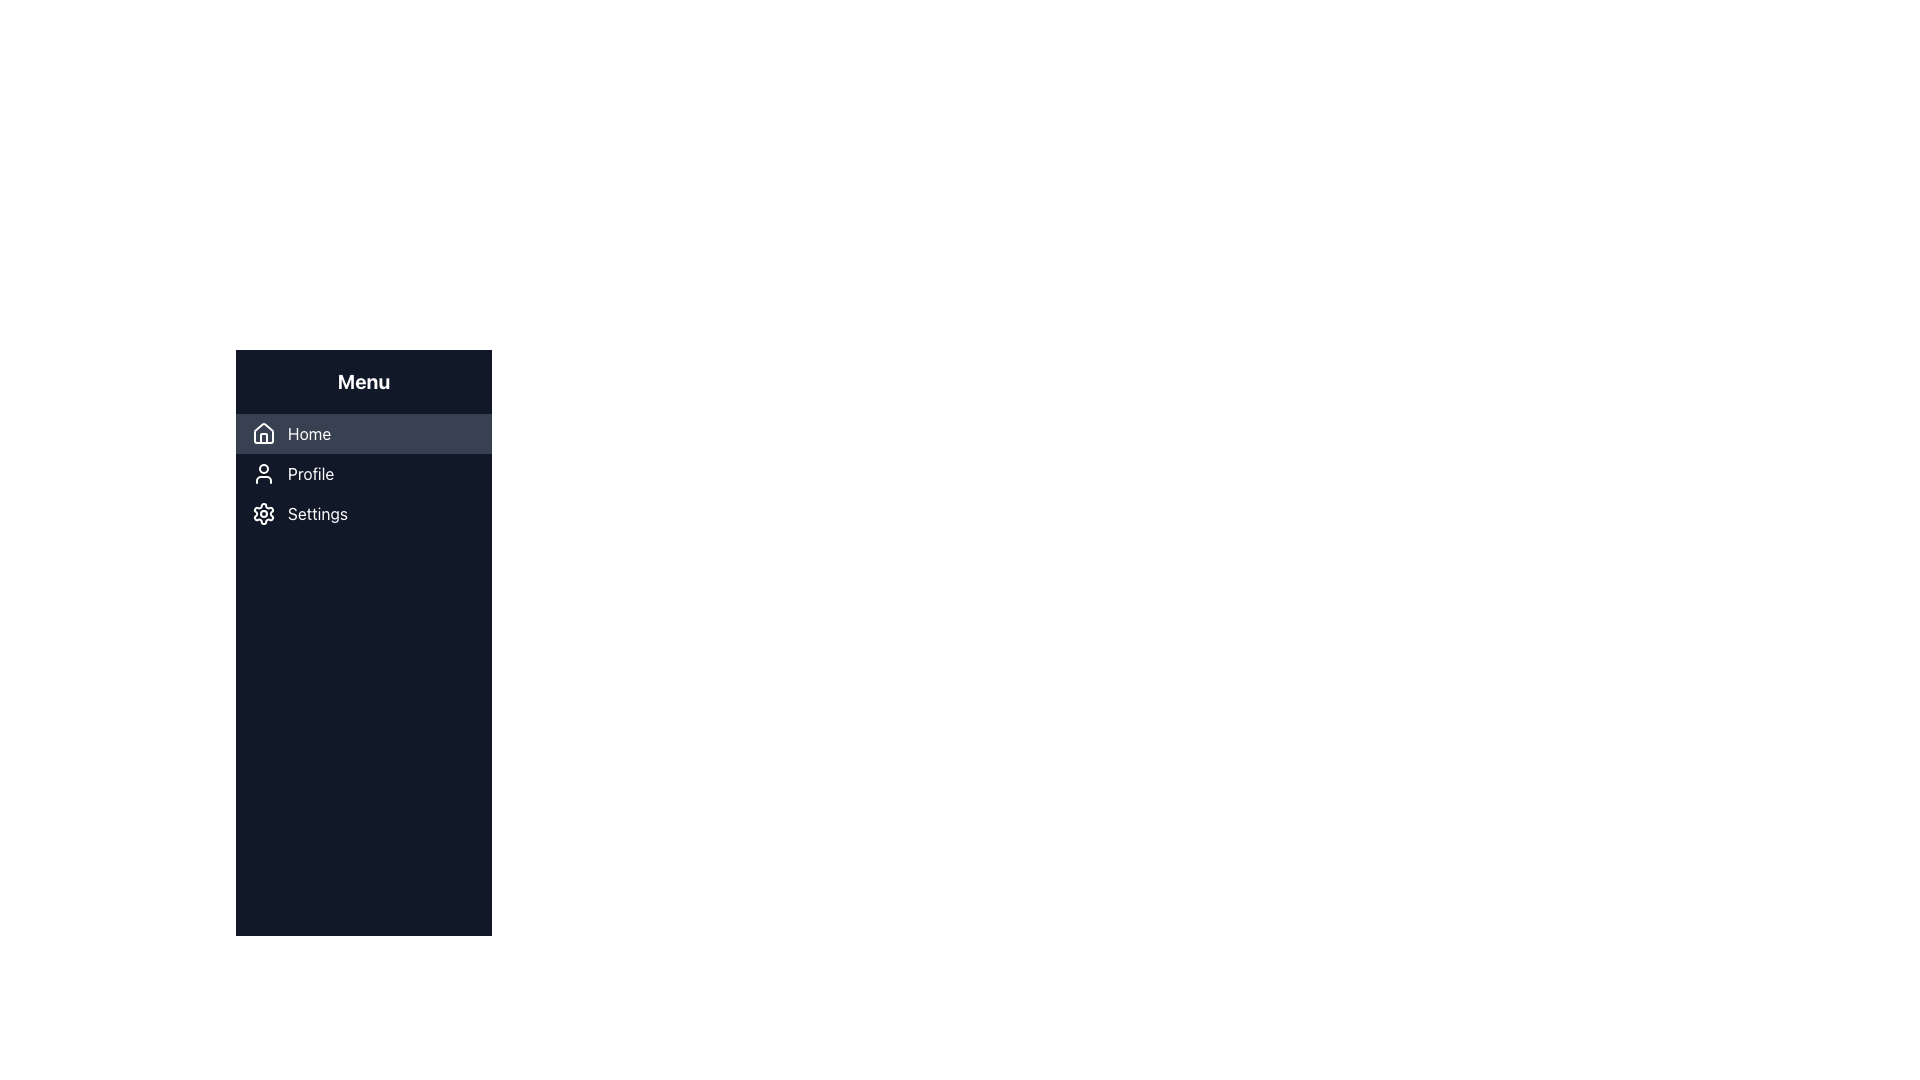 This screenshot has width=1920, height=1080. Describe the element at coordinates (263, 474) in the screenshot. I see `the circular user profile icon with a white line stroke against a dark background, located to the left of the 'Profile' label in the vertical menu bar` at that location.